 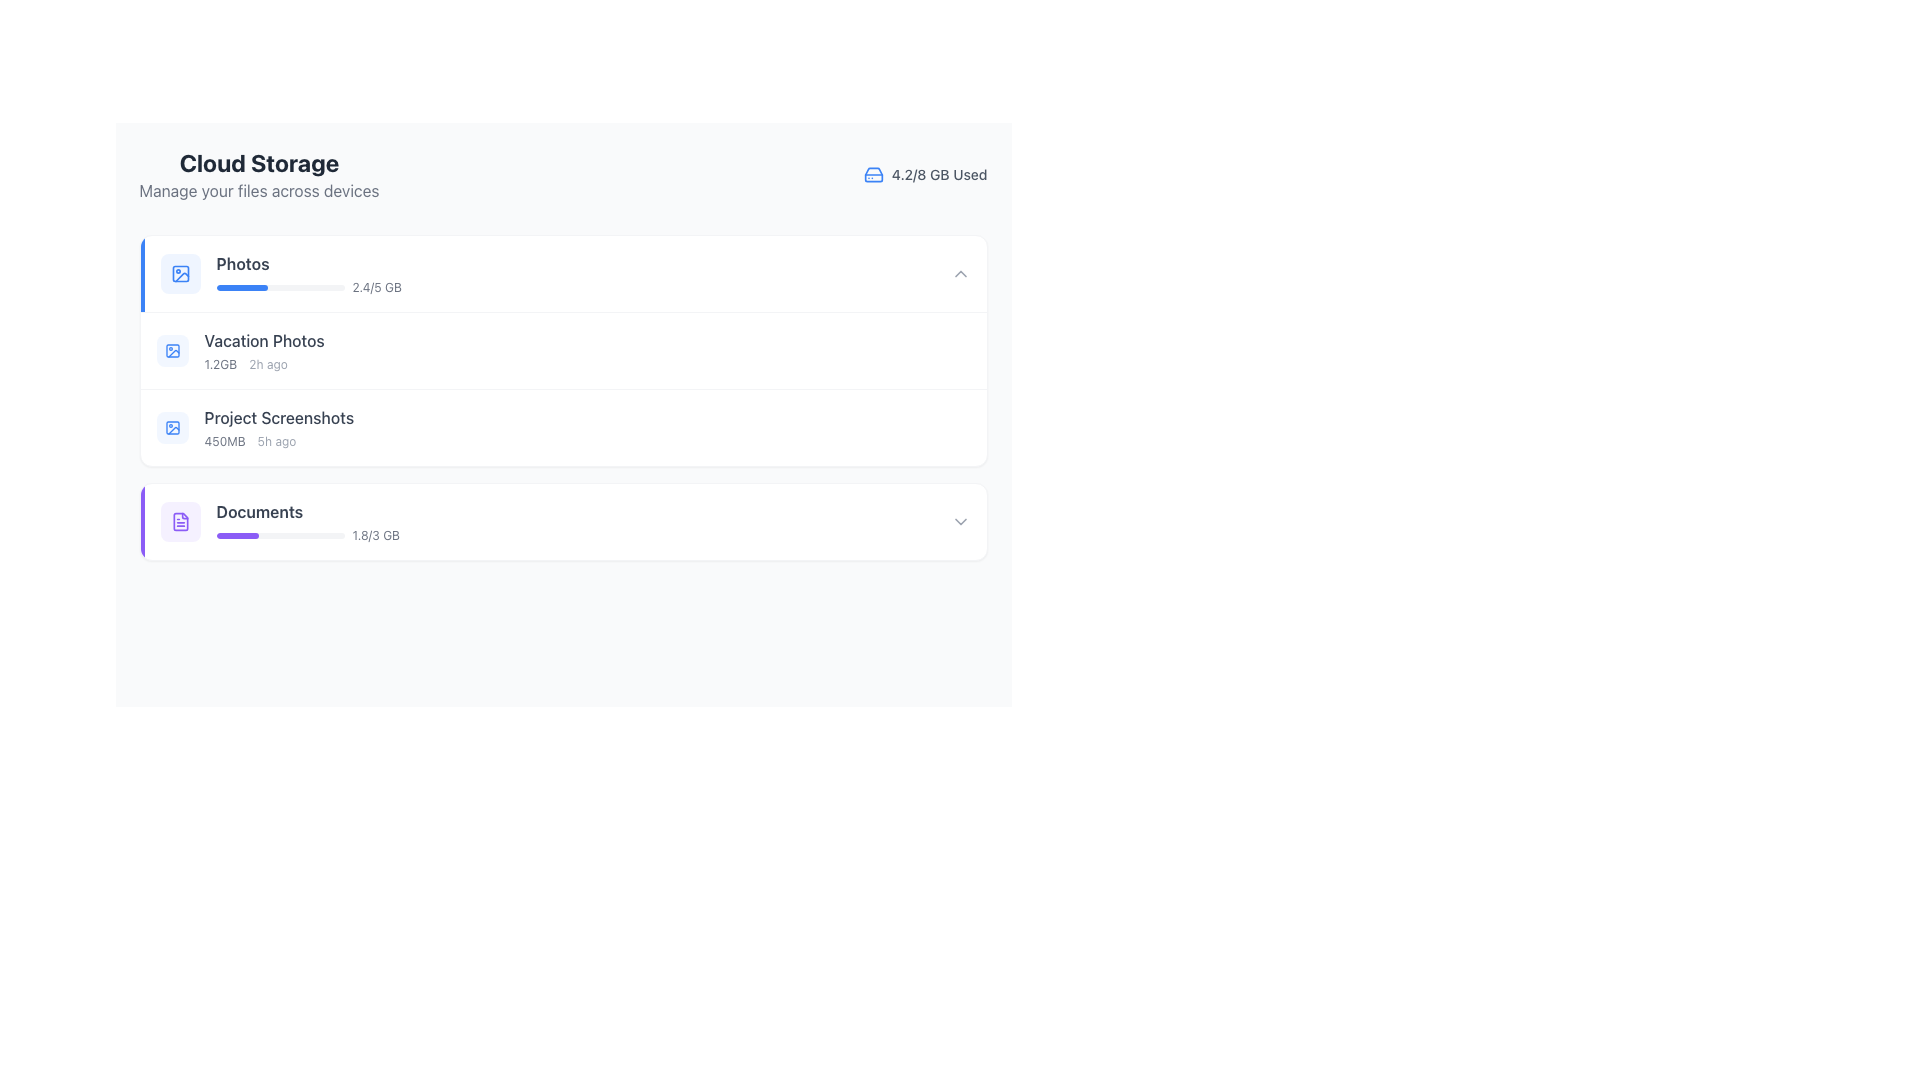 I want to click on the Chevron icon located in the upper right corner of the block labeled 'Photos, 2.4/5 GB', so click(x=960, y=273).